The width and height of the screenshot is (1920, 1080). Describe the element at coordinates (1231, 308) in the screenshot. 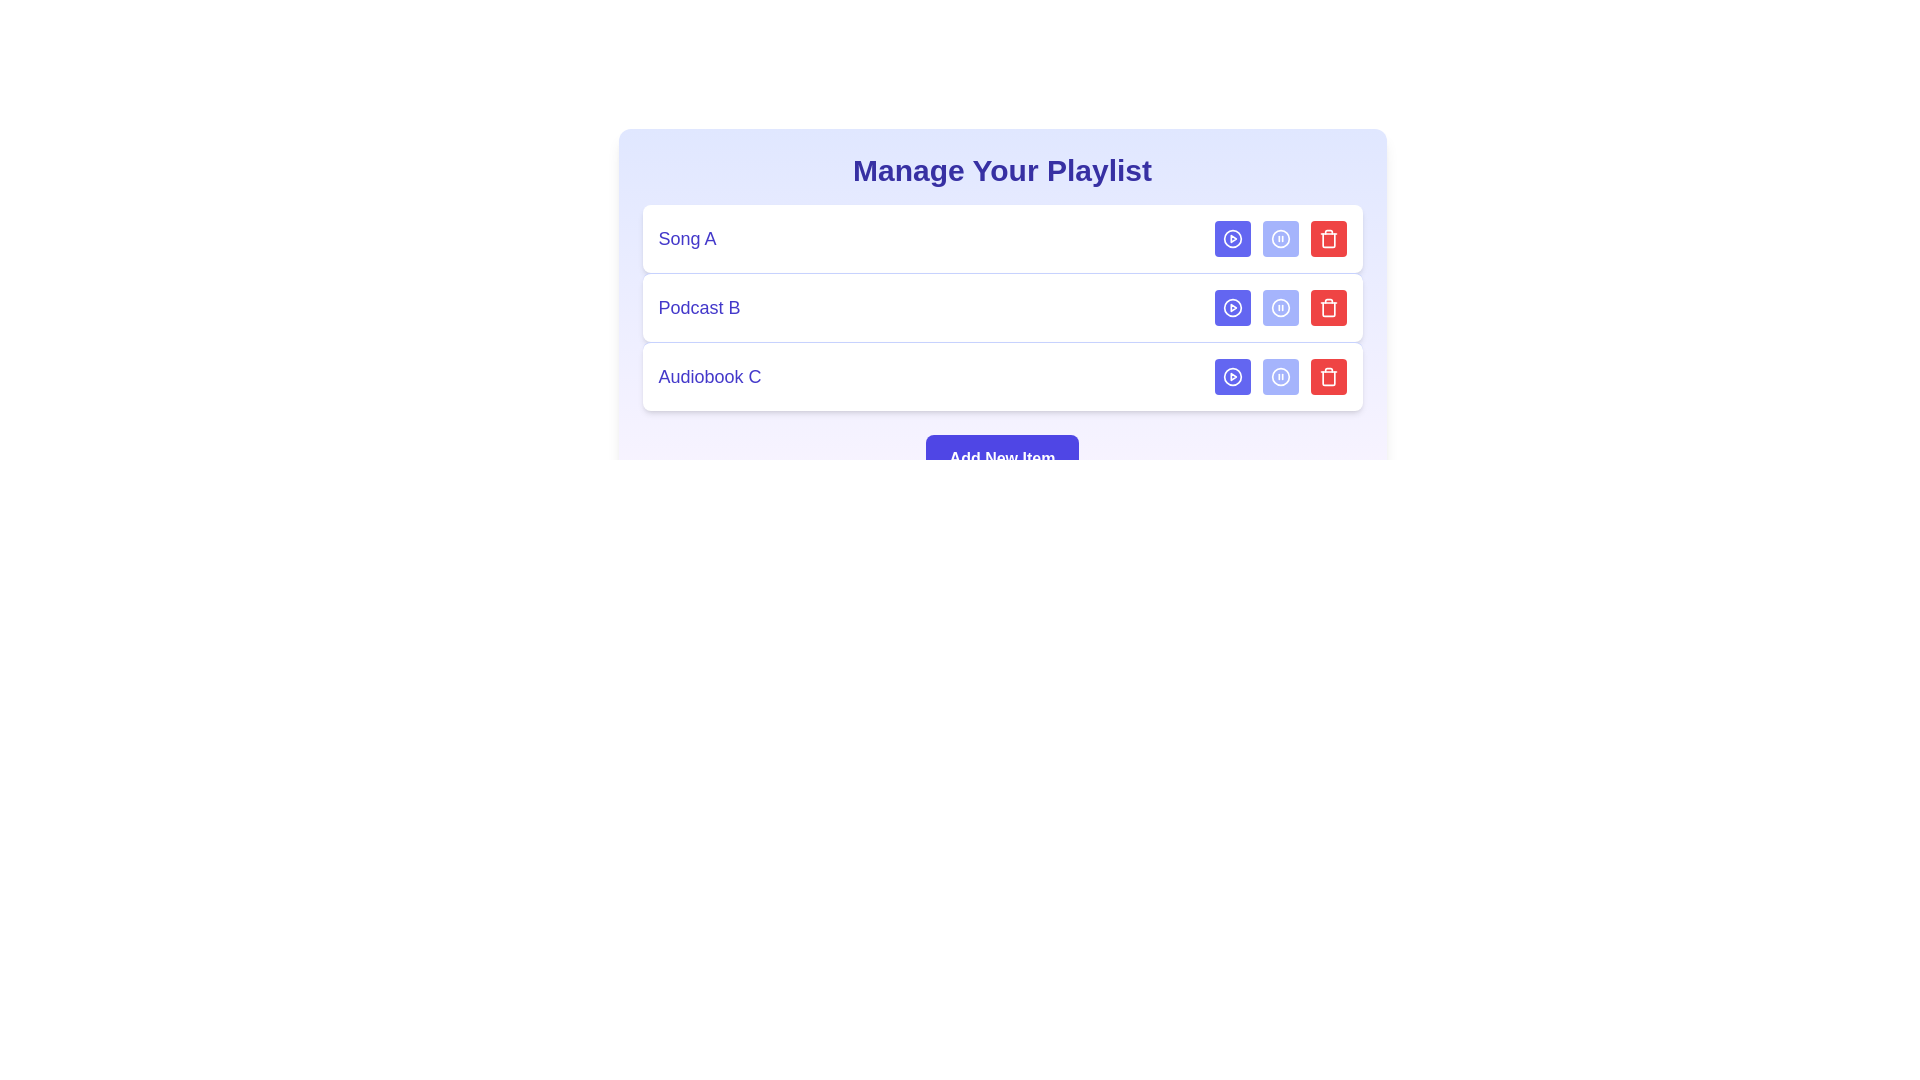

I see `'Play' button for the media item Podcast B` at that location.